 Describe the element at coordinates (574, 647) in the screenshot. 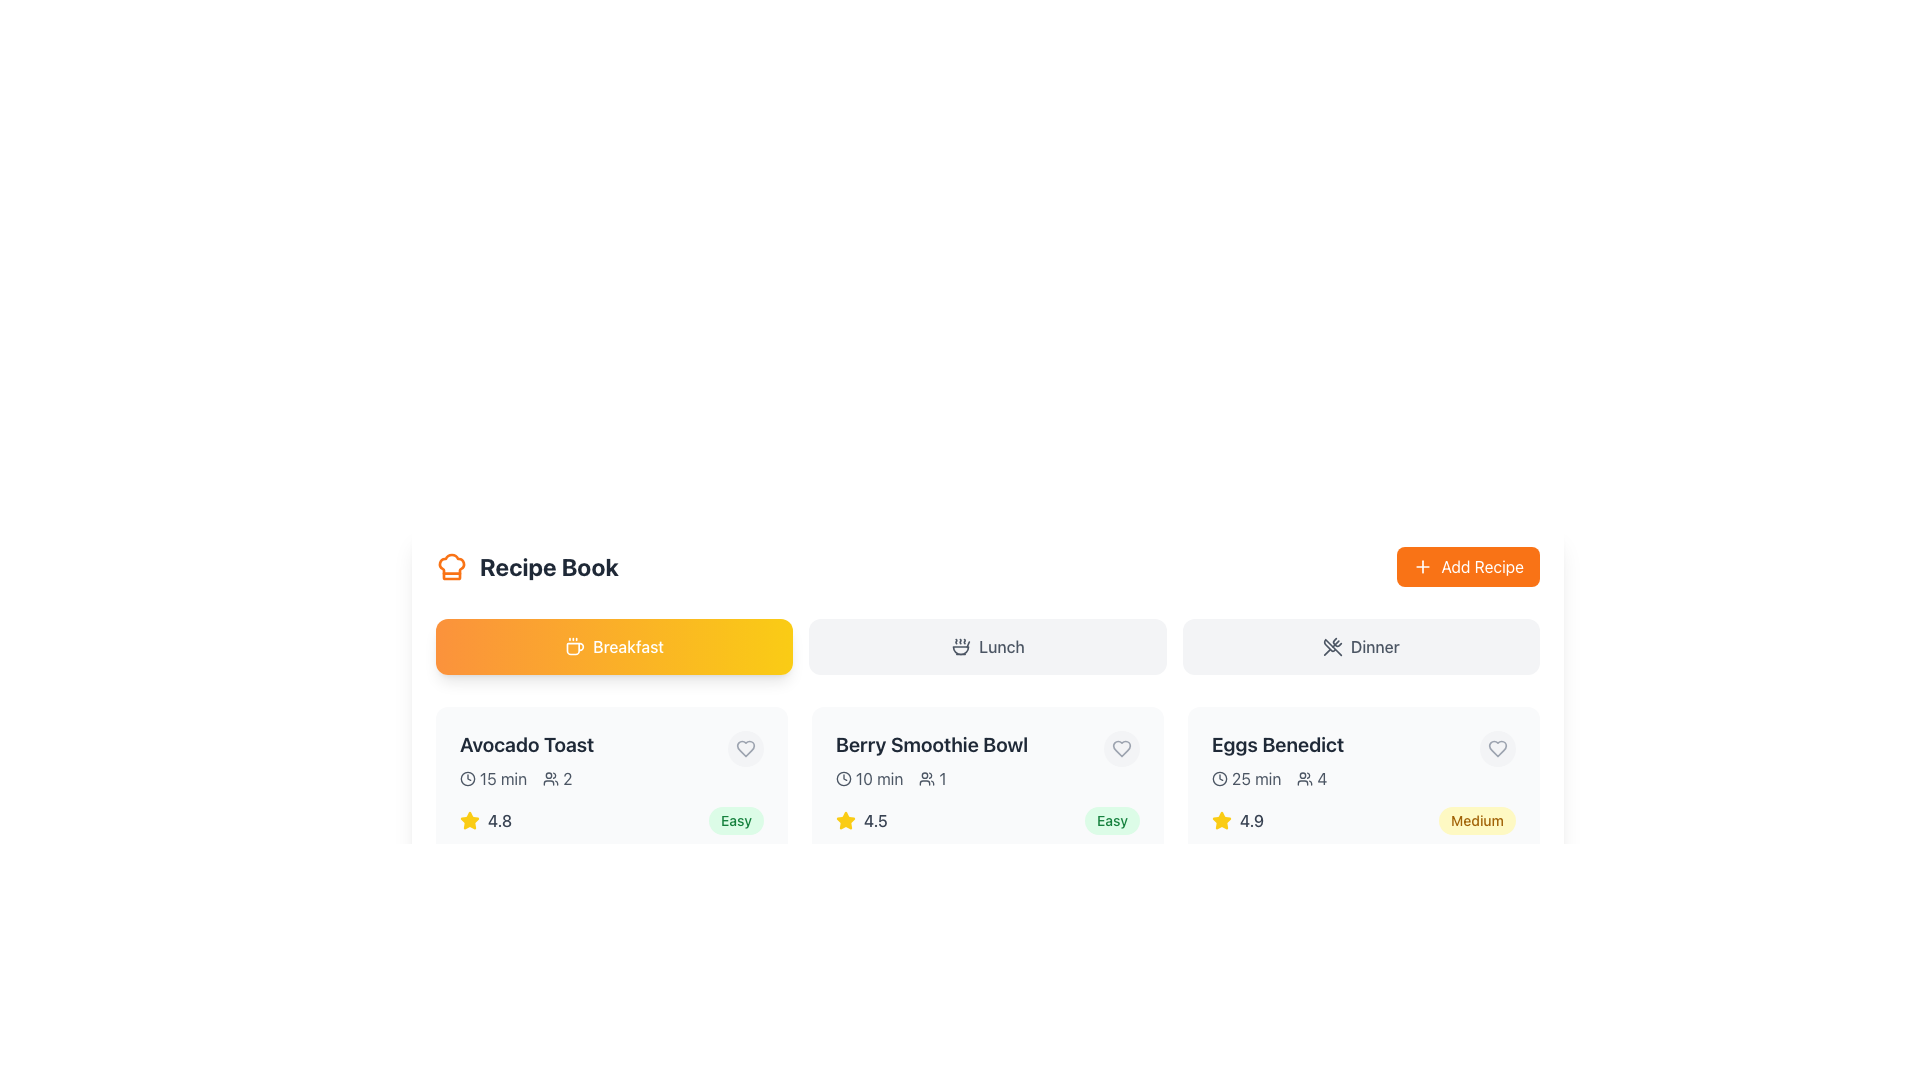

I see `the coffee cup icon located to the left of the 'Breakfast' text` at that location.